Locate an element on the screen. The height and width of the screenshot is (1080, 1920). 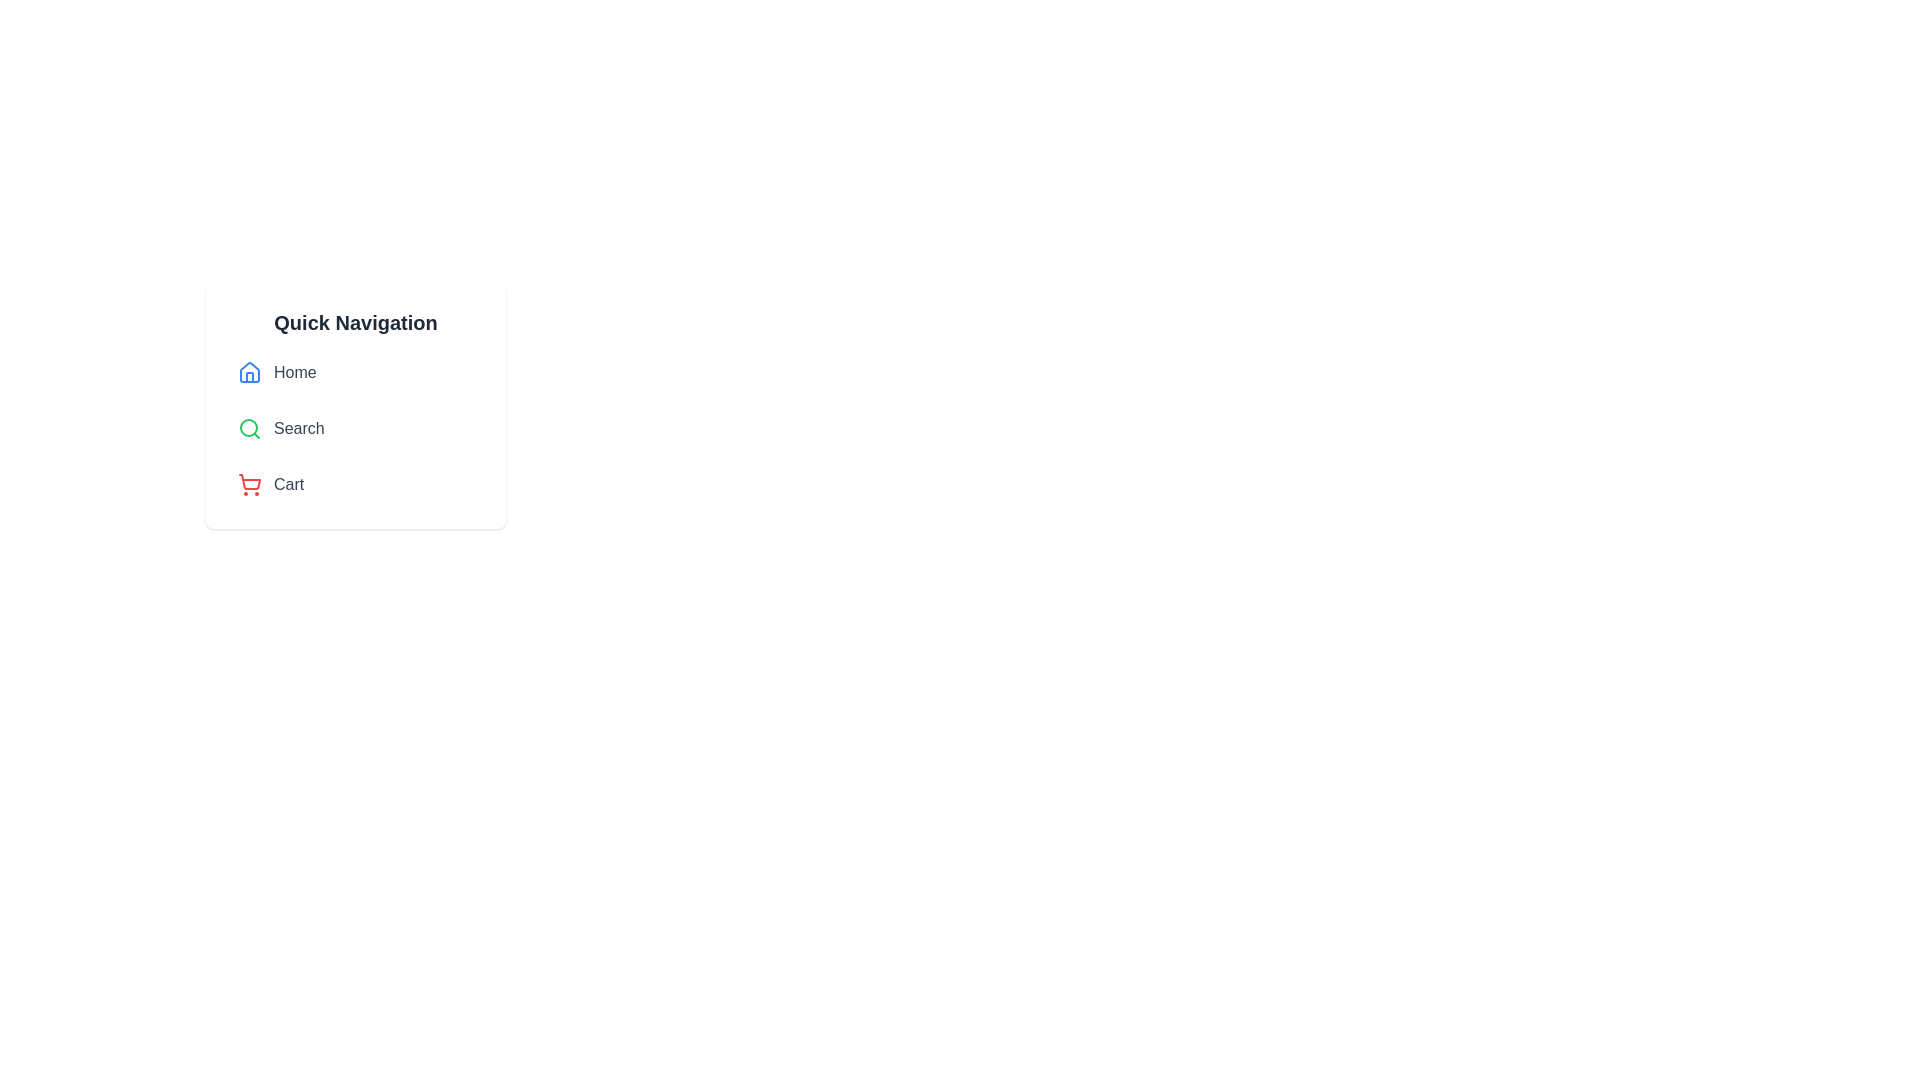
the house-like blue icon located to the left of the word 'Home' is located at coordinates (248, 373).